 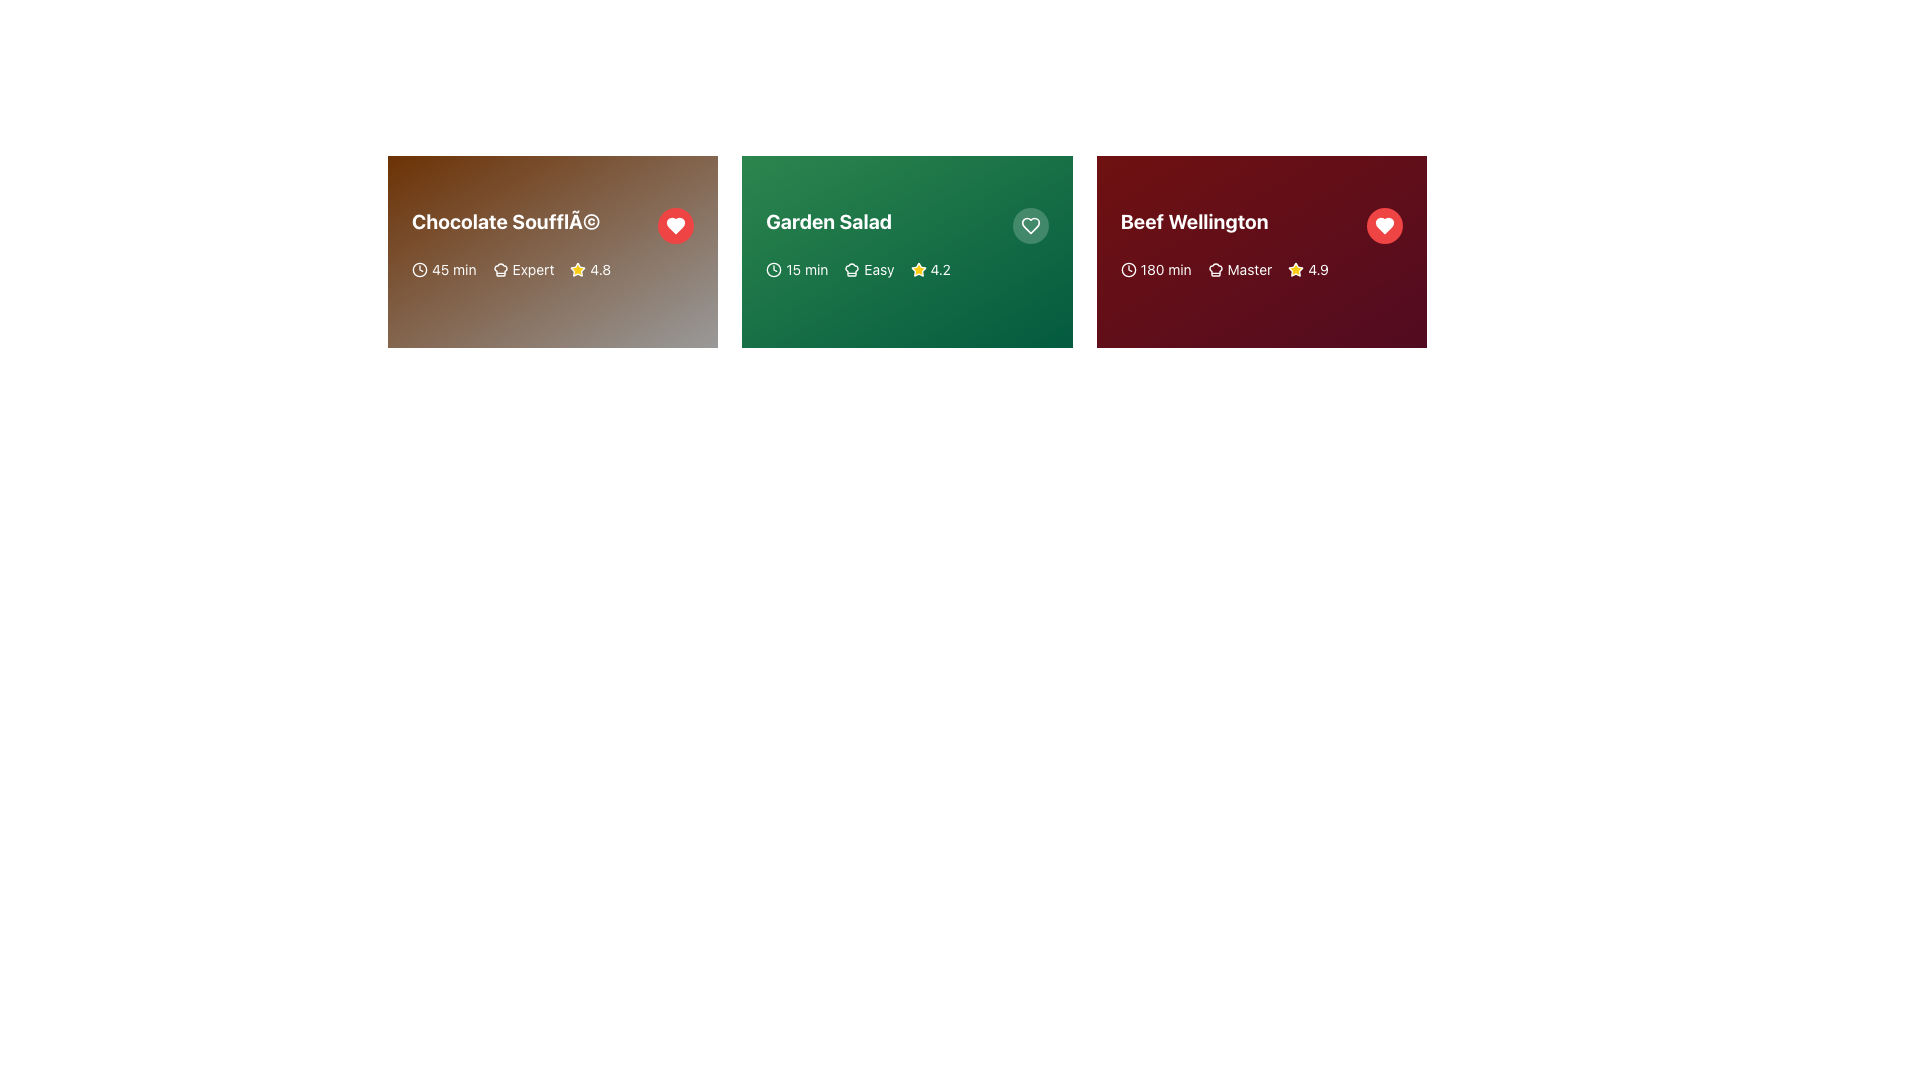 I want to click on the Rating display element located beneath the title 'Chocolate Soufflé', which shows the rating of the associated dish, being the third item from the left, so click(x=589, y=270).